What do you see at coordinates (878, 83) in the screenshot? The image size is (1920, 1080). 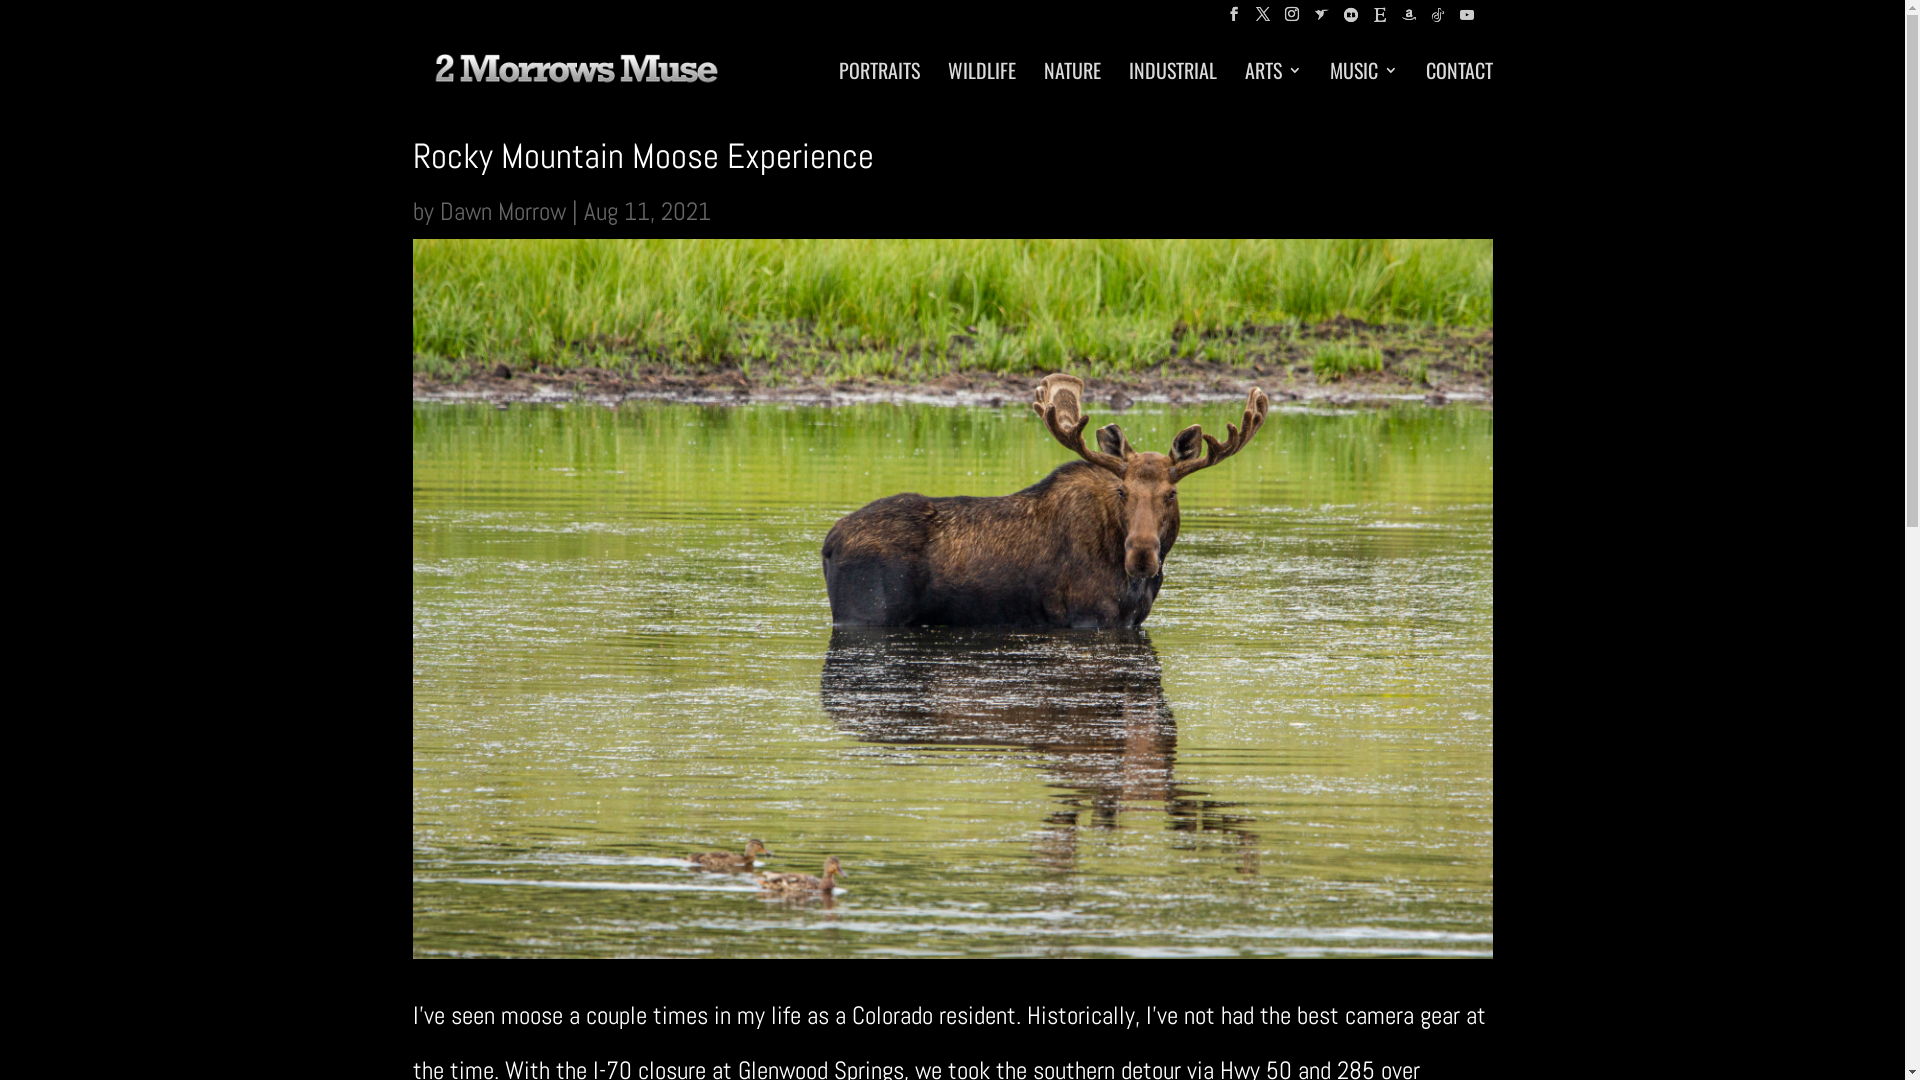 I see `'PORTRAITS'` at bounding box center [878, 83].